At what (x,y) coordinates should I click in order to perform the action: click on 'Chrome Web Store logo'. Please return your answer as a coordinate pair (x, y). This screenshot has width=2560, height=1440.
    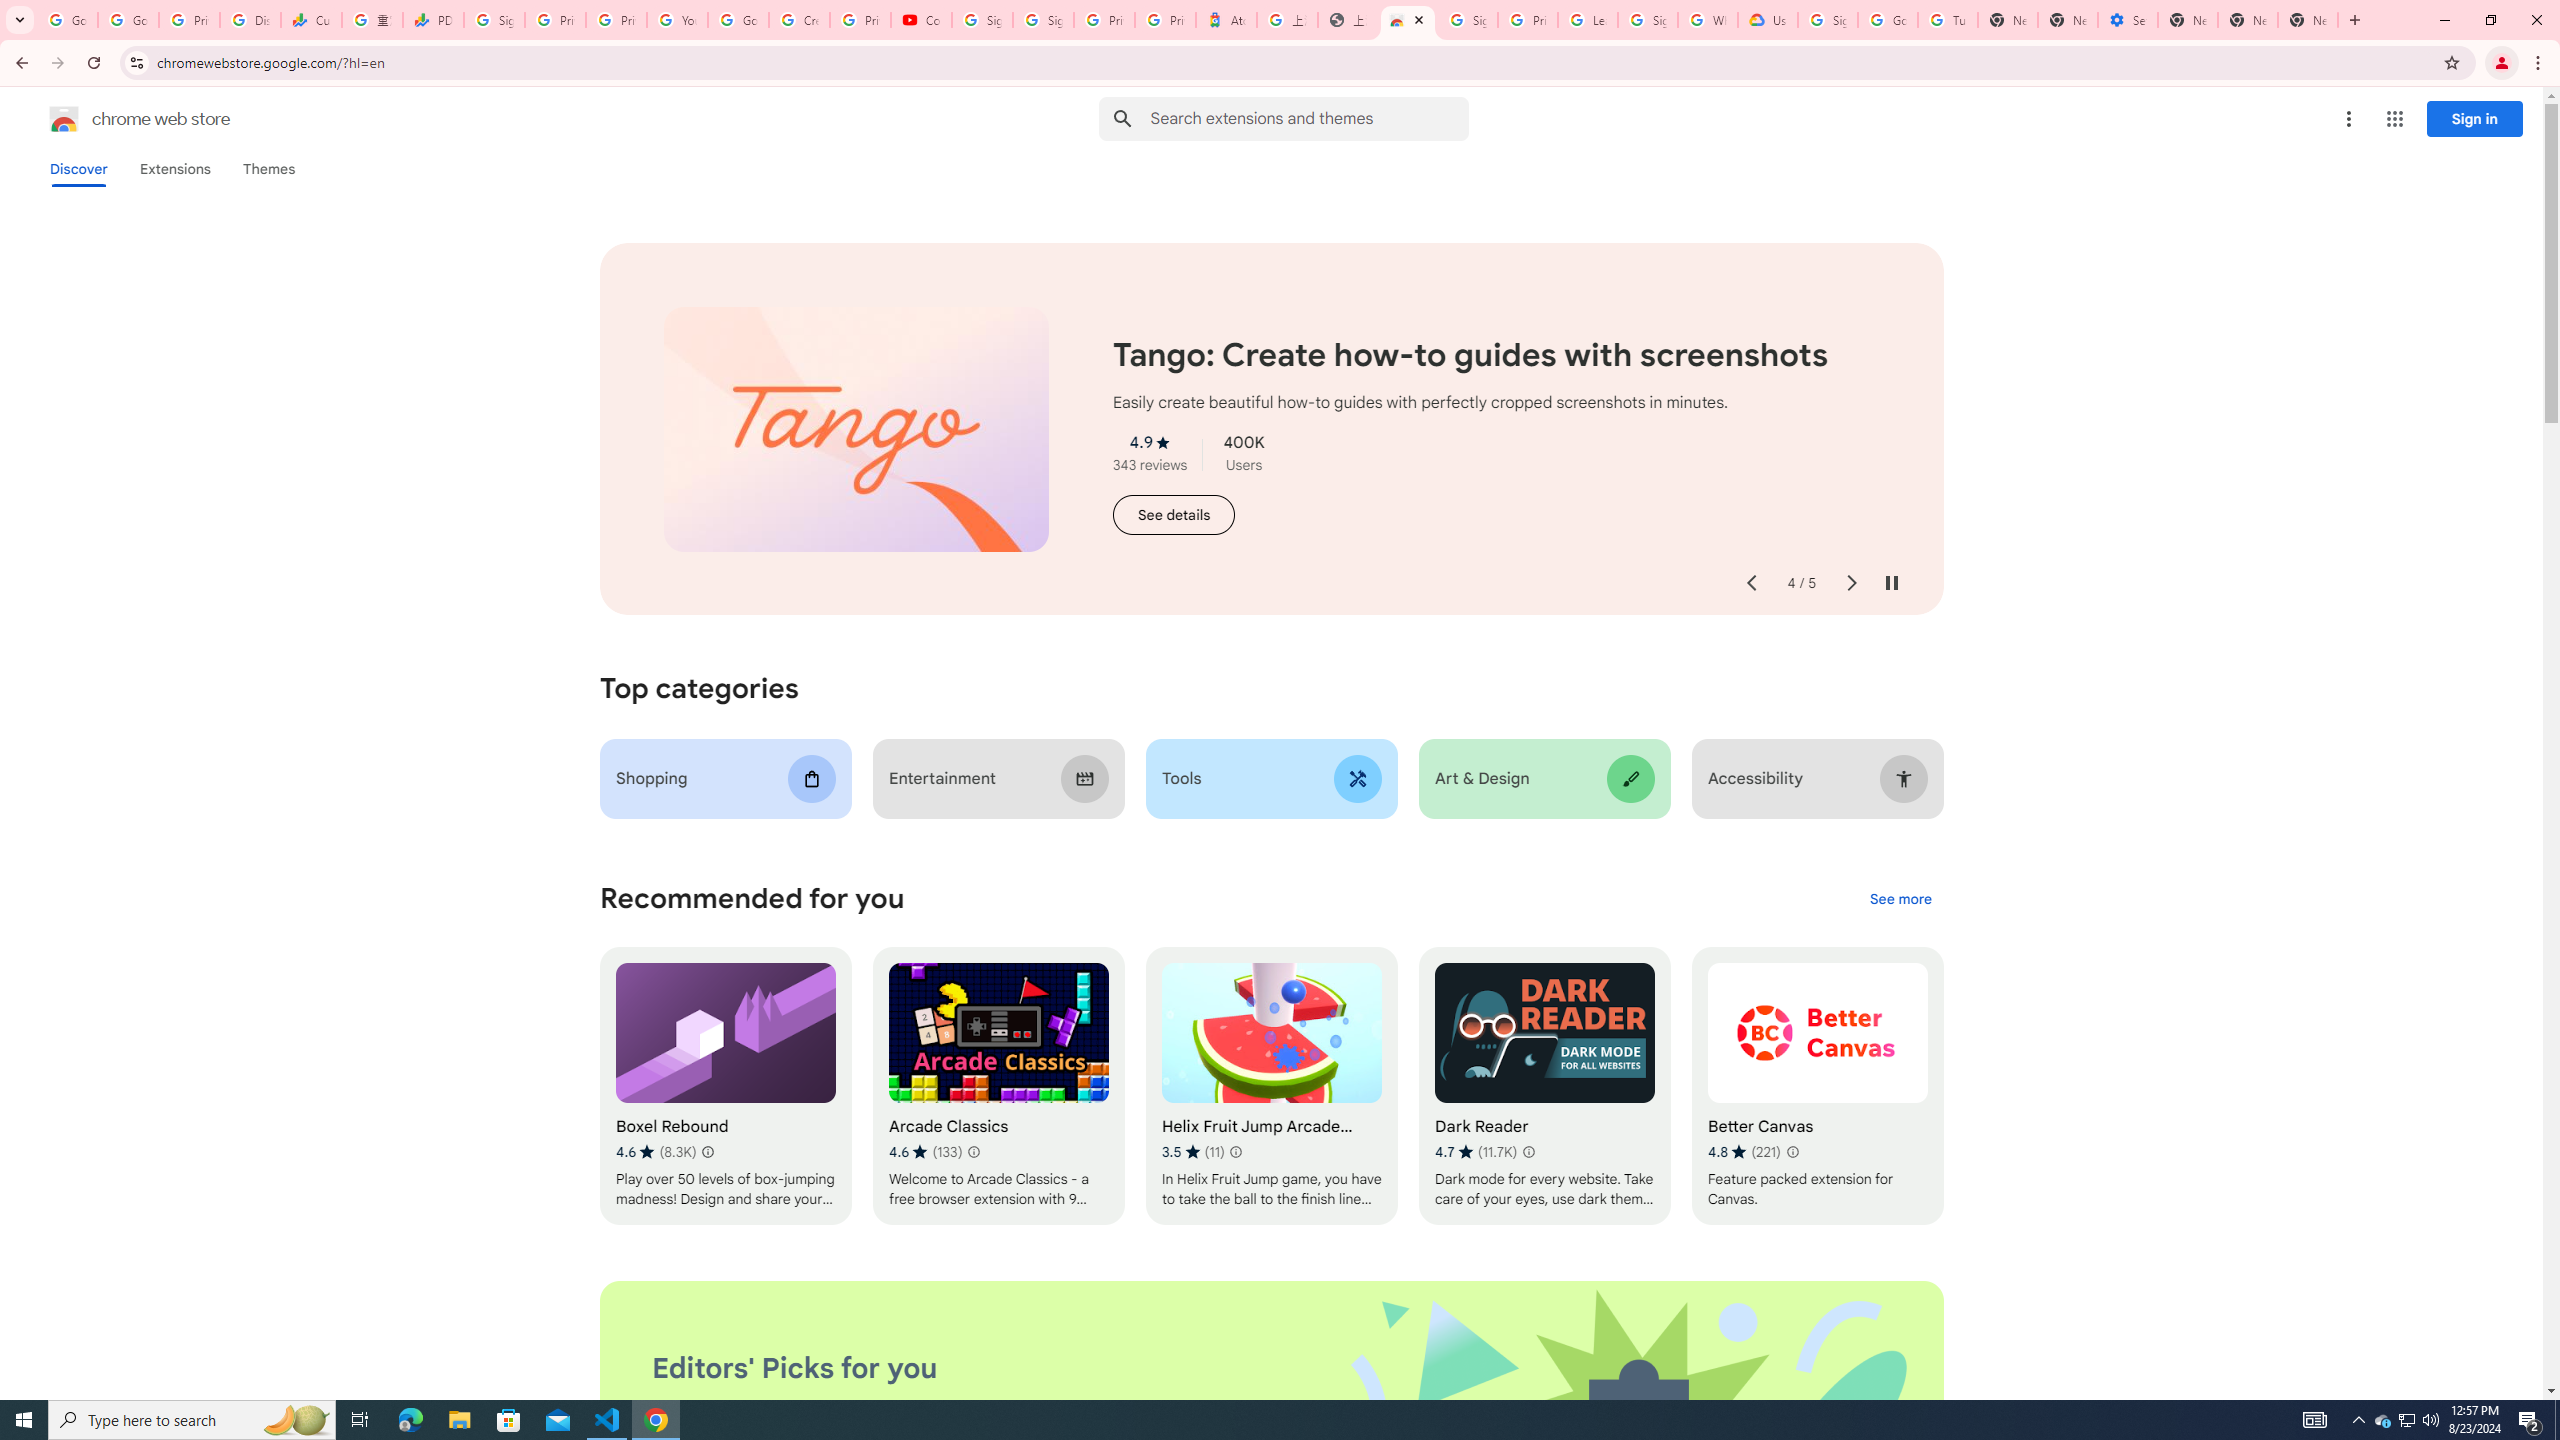
    Looking at the image, I should click on (64, 118).